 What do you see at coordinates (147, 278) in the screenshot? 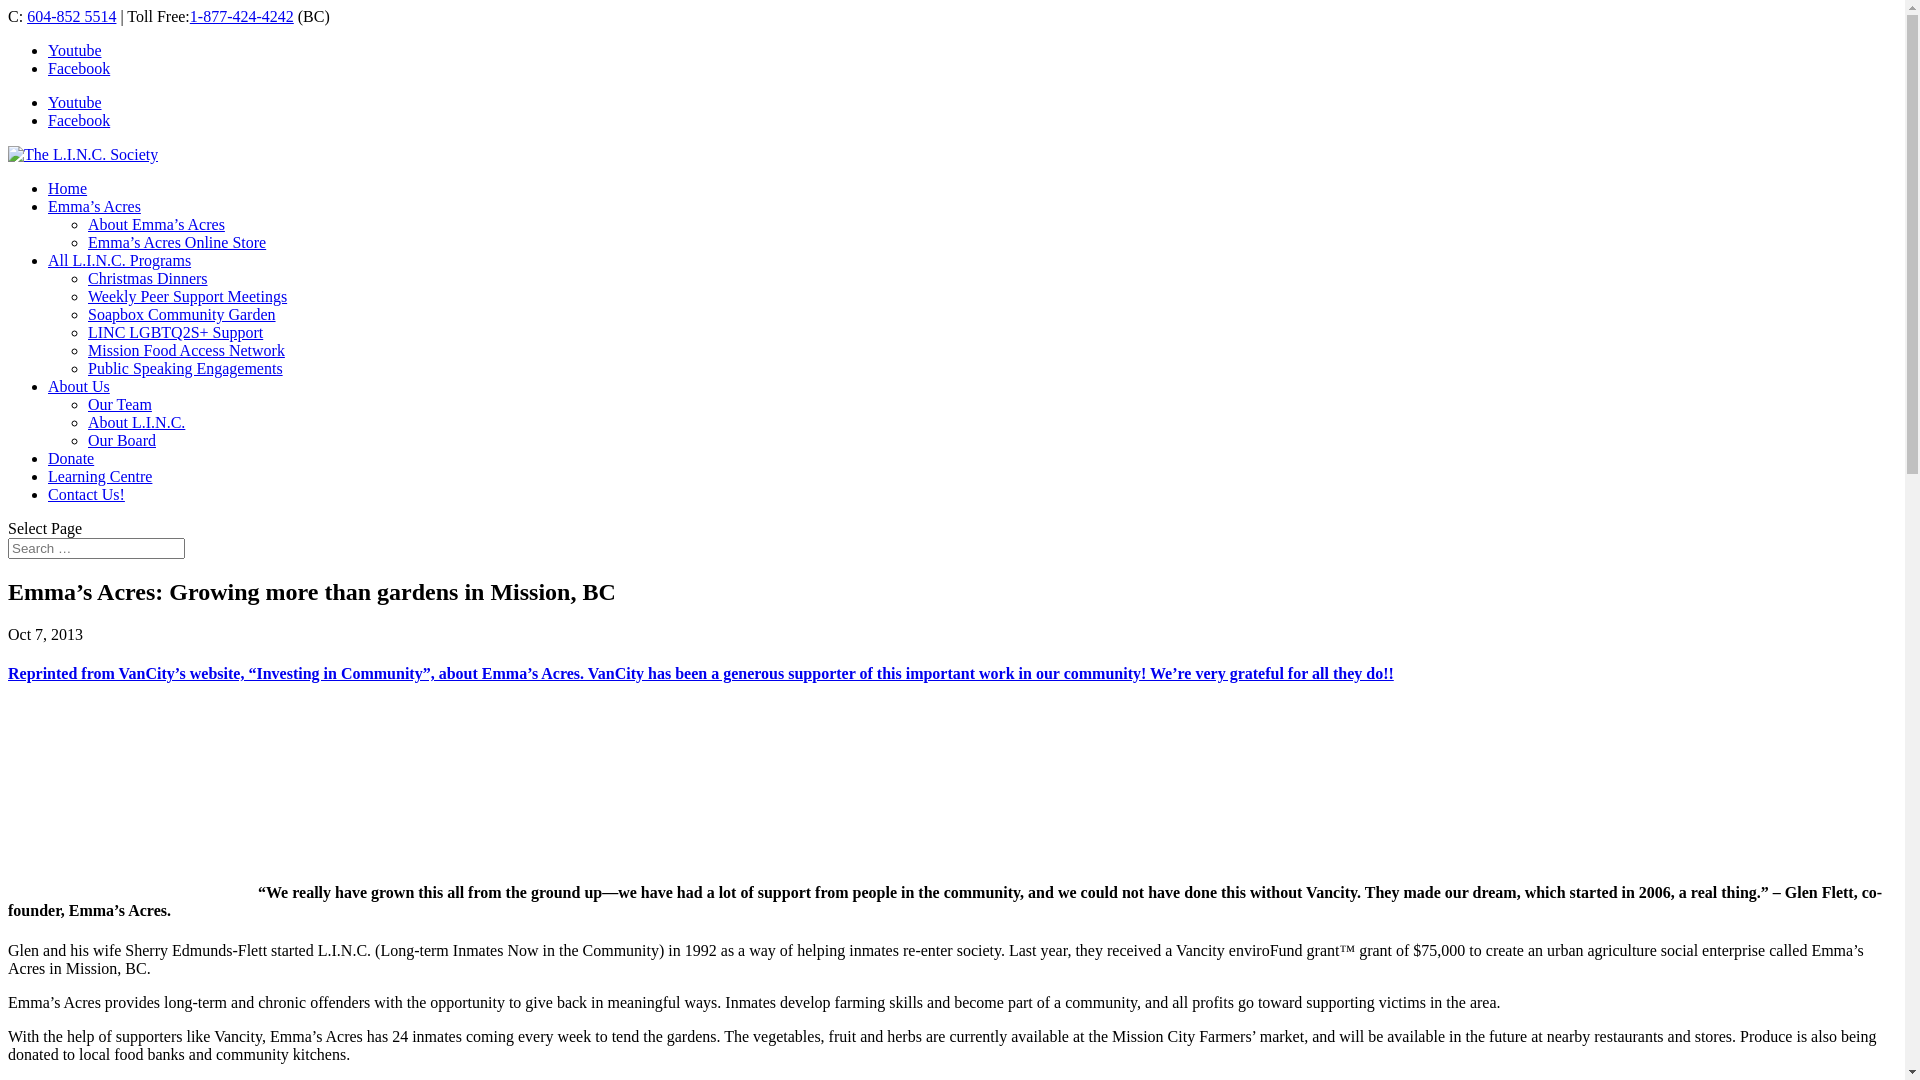
I see `'Christmas Dinners'` at bounding box center [147, 278].